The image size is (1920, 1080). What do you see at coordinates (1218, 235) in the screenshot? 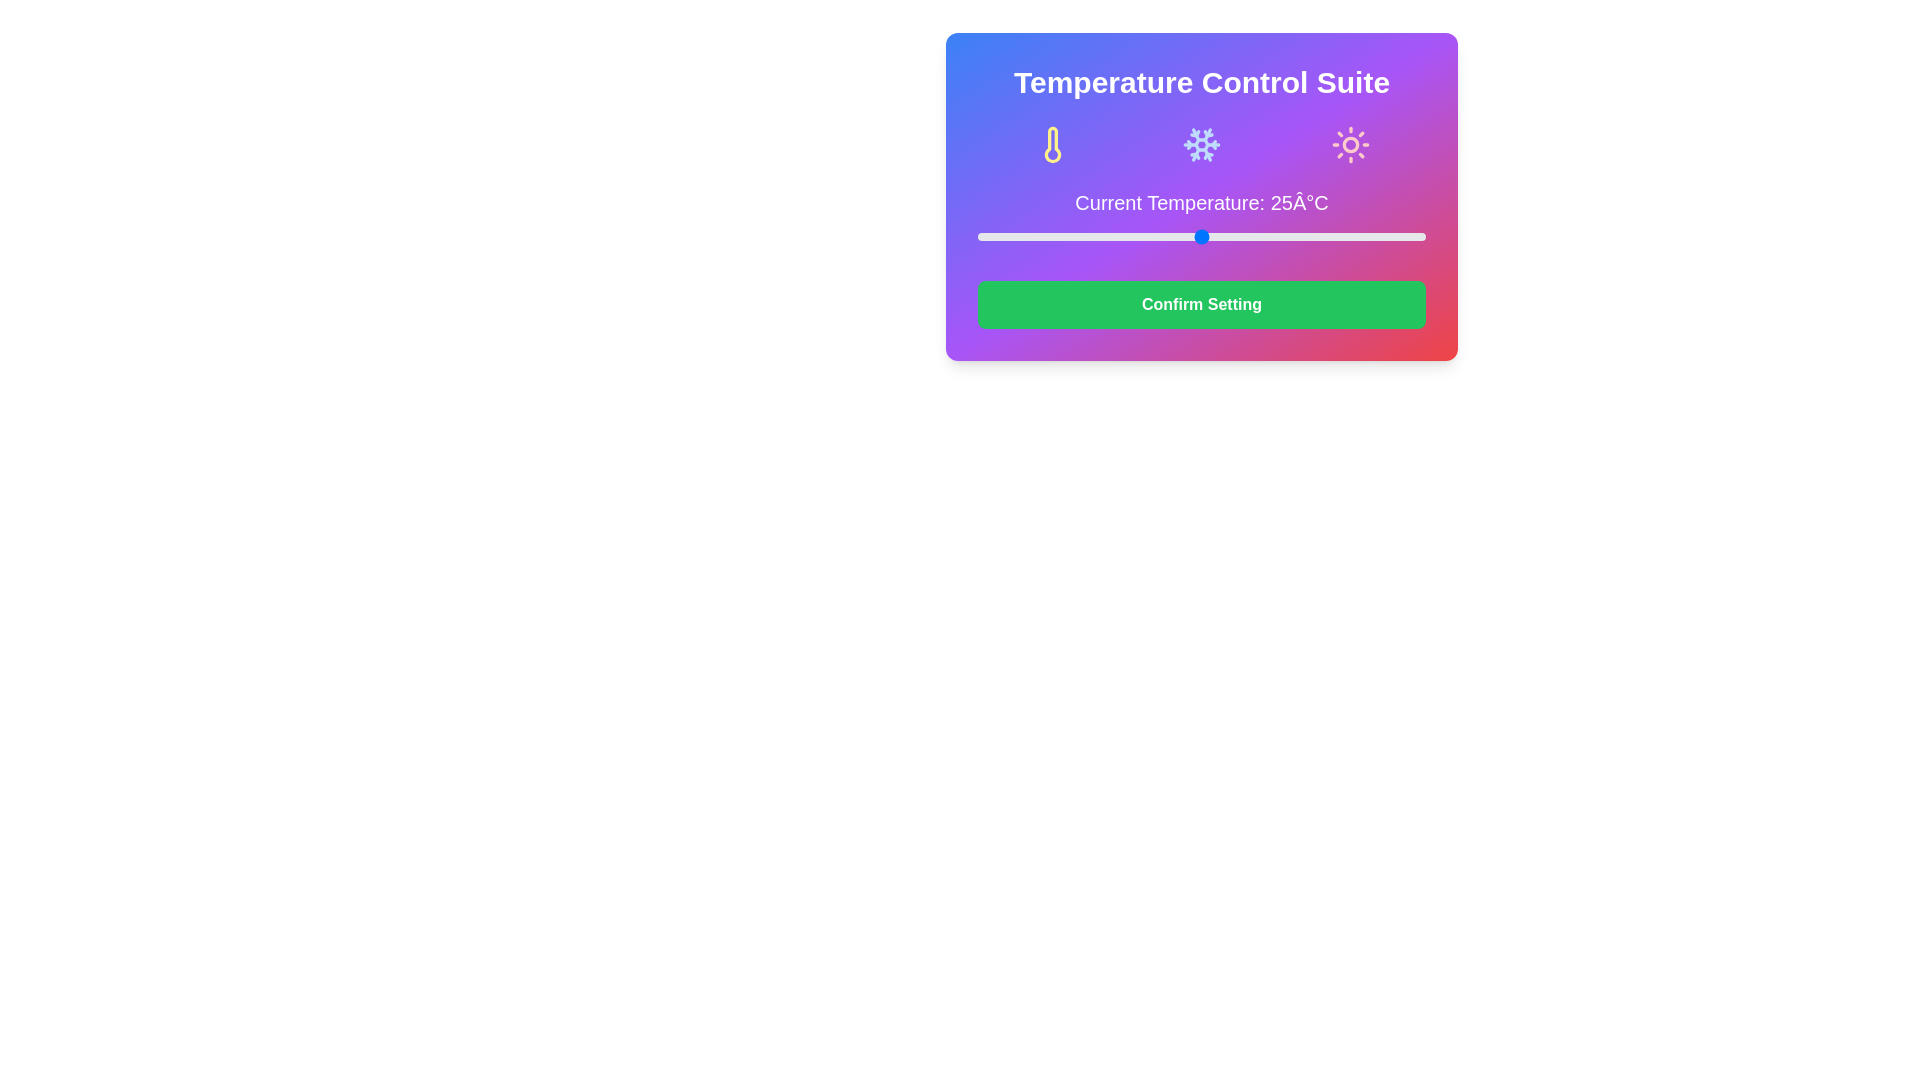
I see `the temperature slider to set the temperature to 27°C` at bounding box center [1218, 235].